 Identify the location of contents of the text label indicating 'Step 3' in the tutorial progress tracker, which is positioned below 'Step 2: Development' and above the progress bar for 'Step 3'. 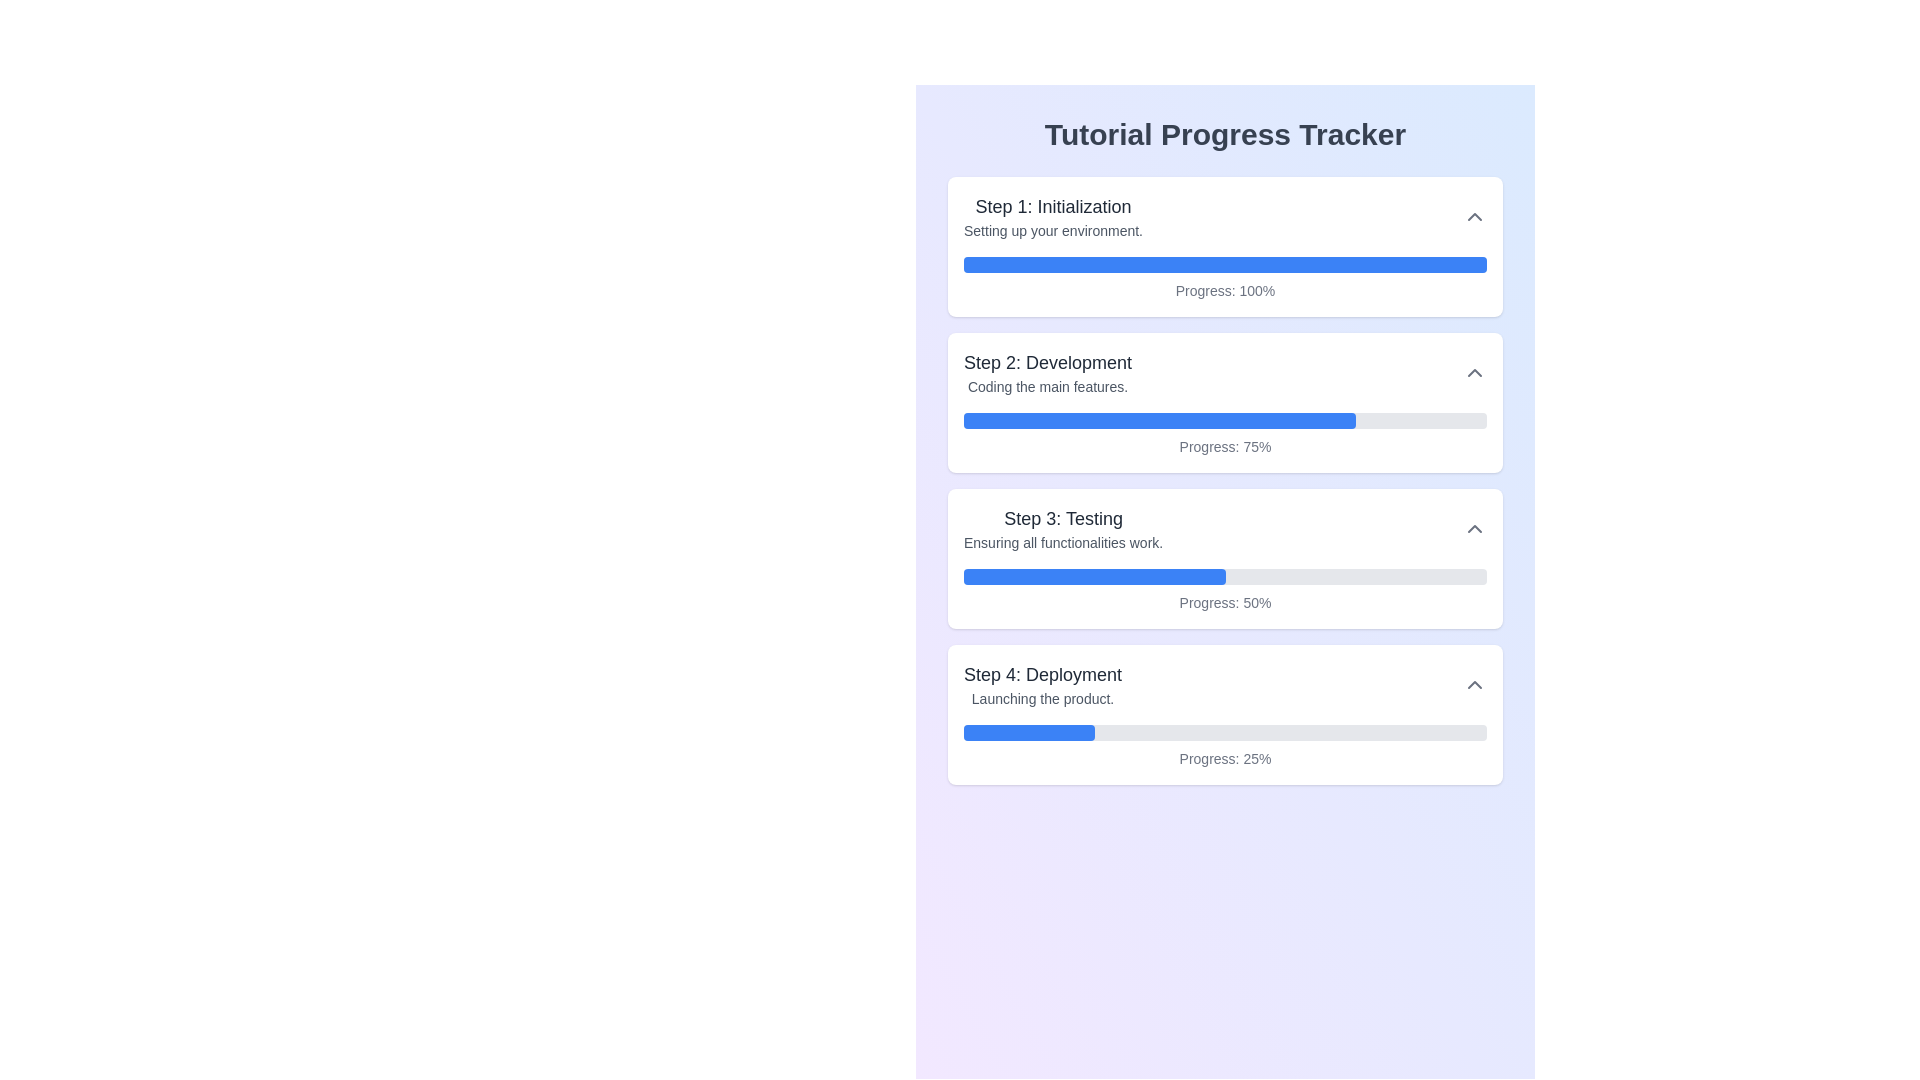
(1062, 518).